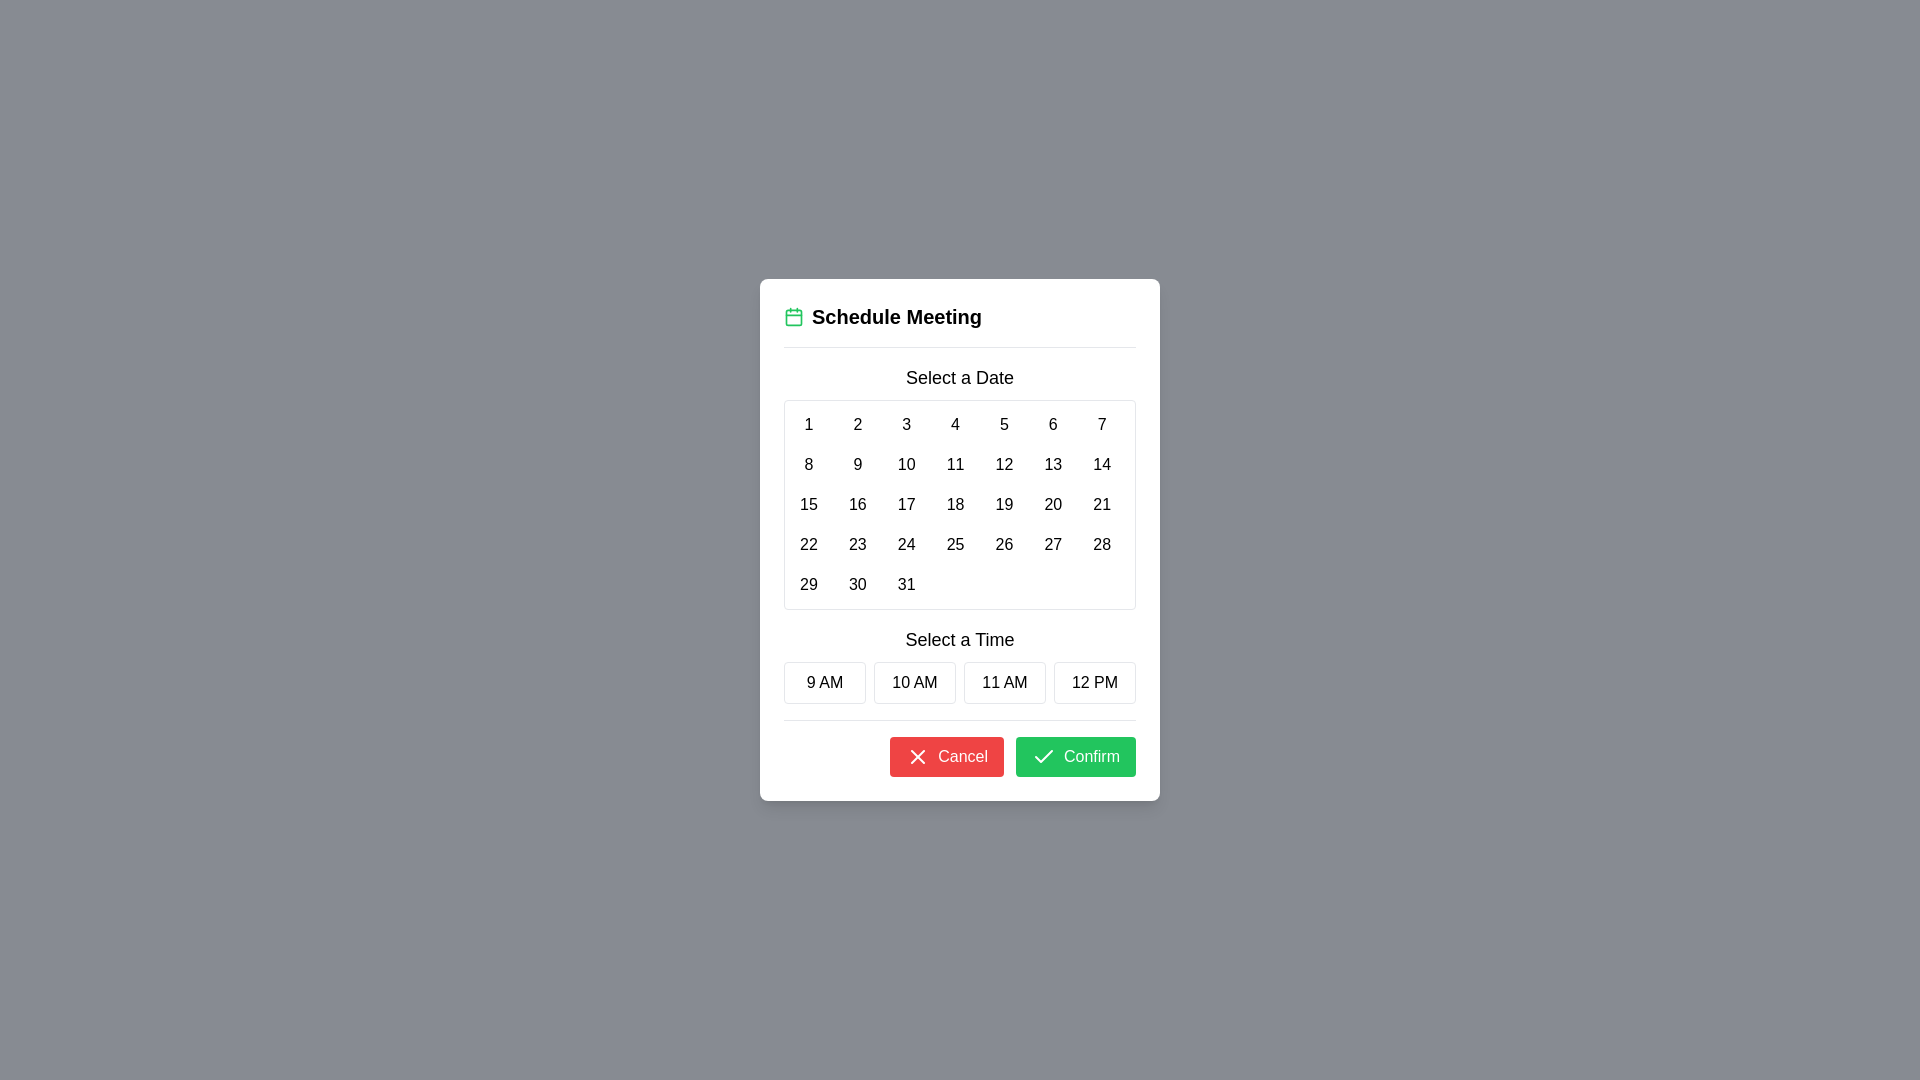  What do you see at coordinates (1042, 756) in the screenshot?
I see `the state transition of the white checkmark icon on the green 'Confirm' button, which is styled with bold, angled strokes and located adjacent to a red 'Cancel' button` at bounding box center [1042, 756].